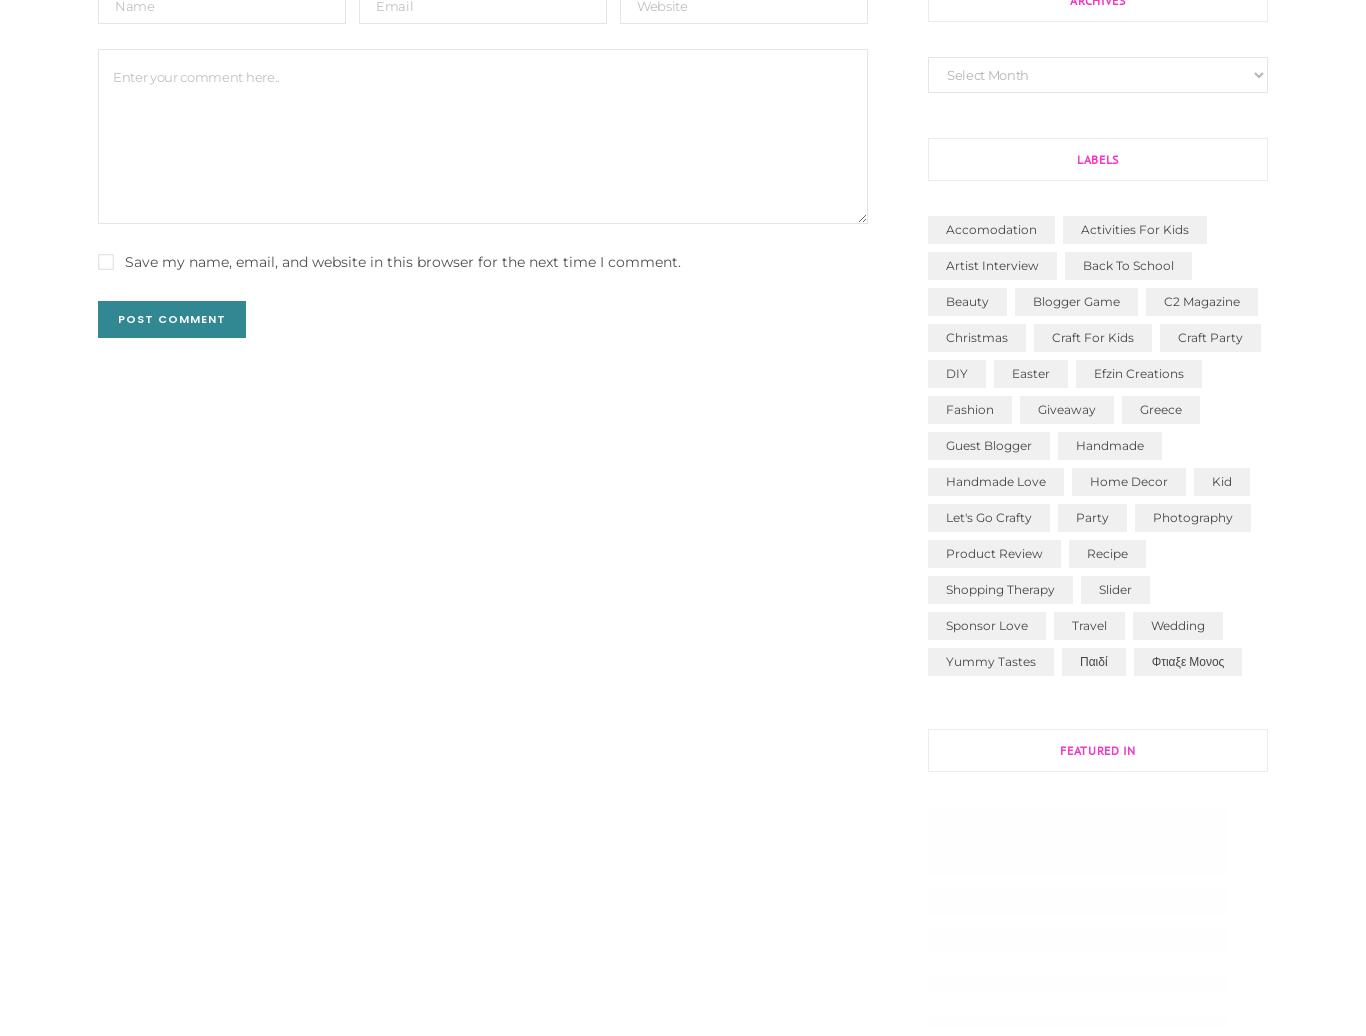 Image resolution: width=1366 pixels, height=1036 pixels. What do you see at coordinates (1163, 300) in the screenshot?
I see `'C2 Magazine'` at bounding box center [1163, 300].